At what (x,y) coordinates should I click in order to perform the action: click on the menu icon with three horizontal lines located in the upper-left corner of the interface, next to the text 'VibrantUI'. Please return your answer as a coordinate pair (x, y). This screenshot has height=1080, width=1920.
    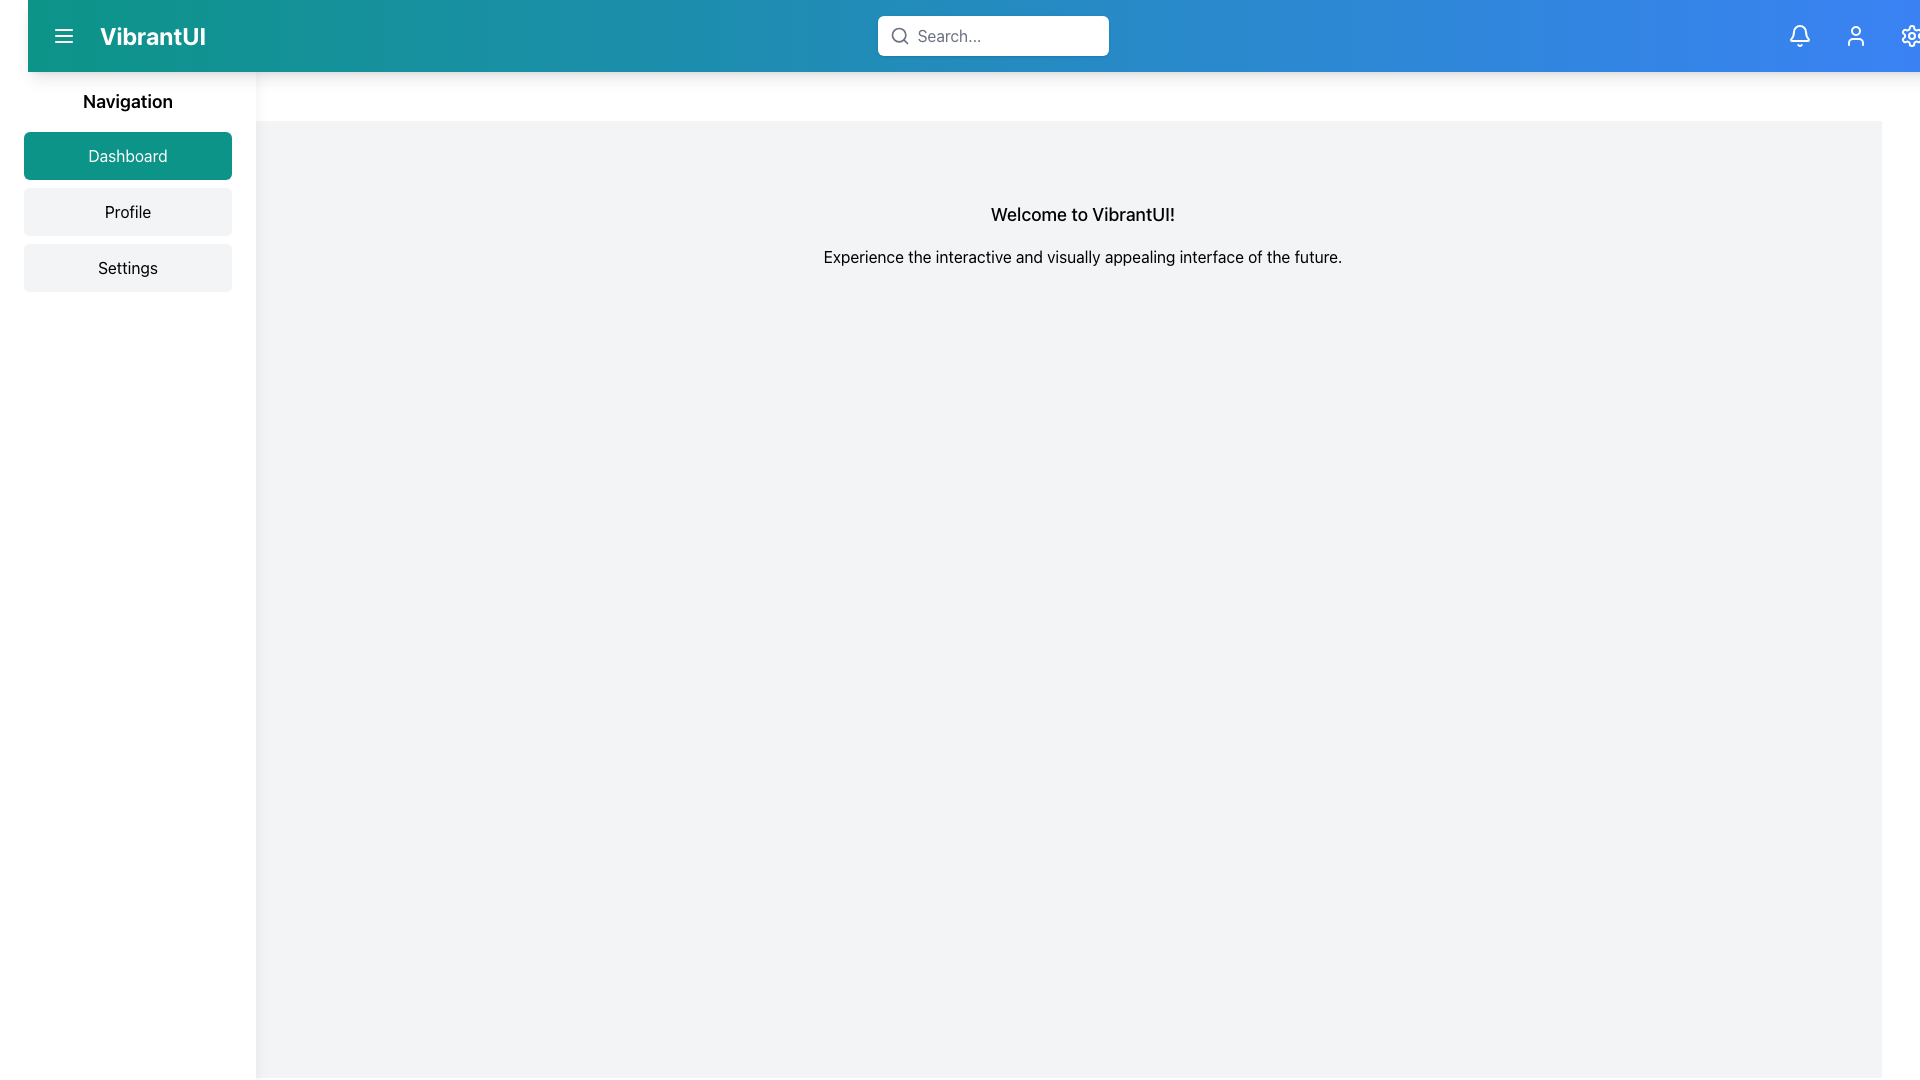
    Looking at the image, I should click on (63, 35).